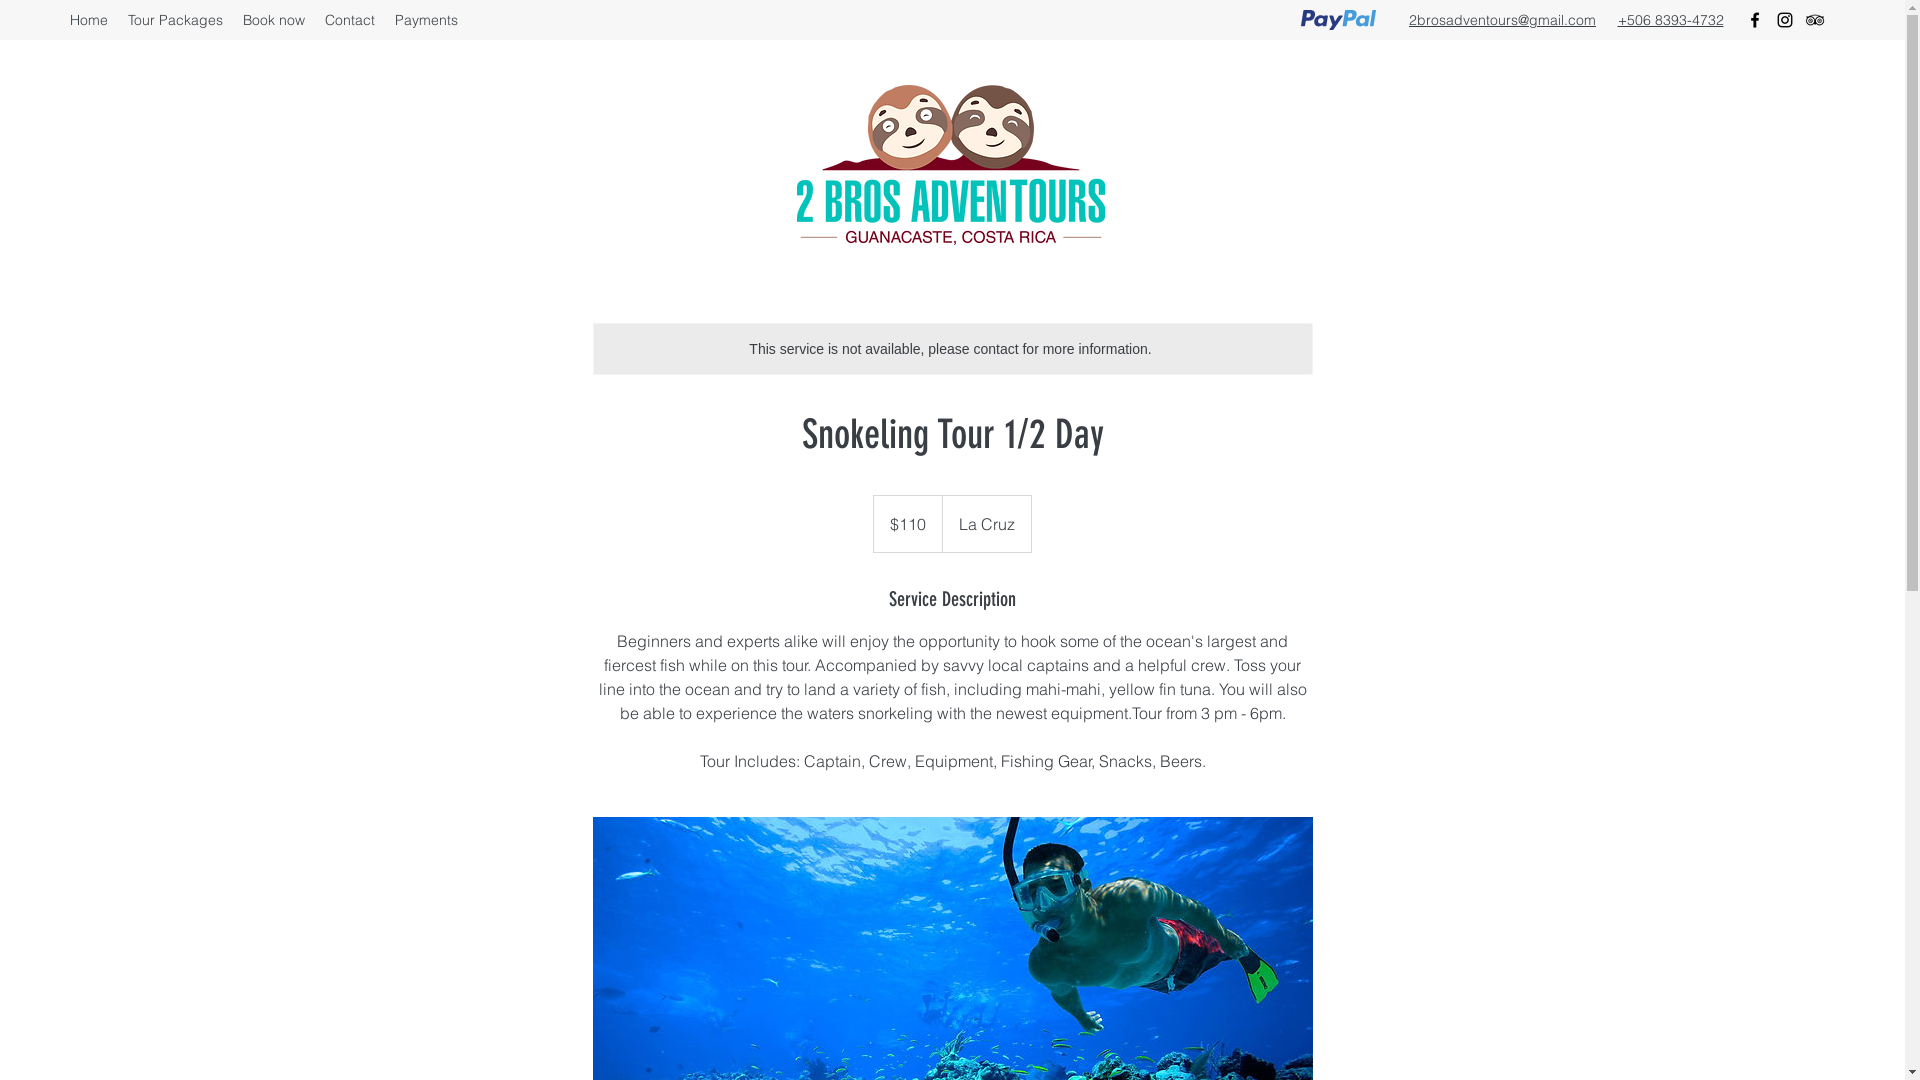 The image size is (1920, 1080). Describe the element at coordinates (1670, 19) in the screenshot. I see `'+506 8393-4732'` at that location.